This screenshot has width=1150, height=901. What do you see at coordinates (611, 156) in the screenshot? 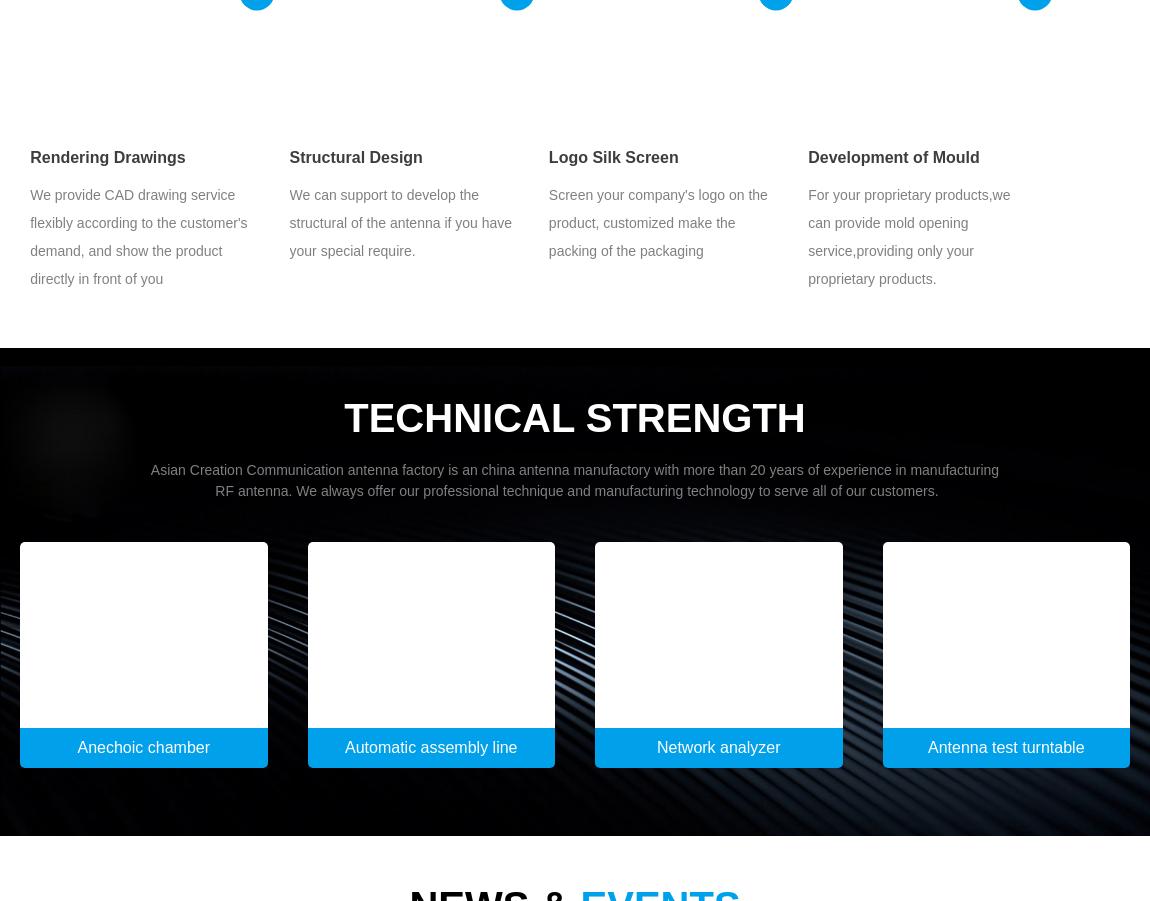
I see `'Logo Silk Screen'` at bounding box center [611, 156].